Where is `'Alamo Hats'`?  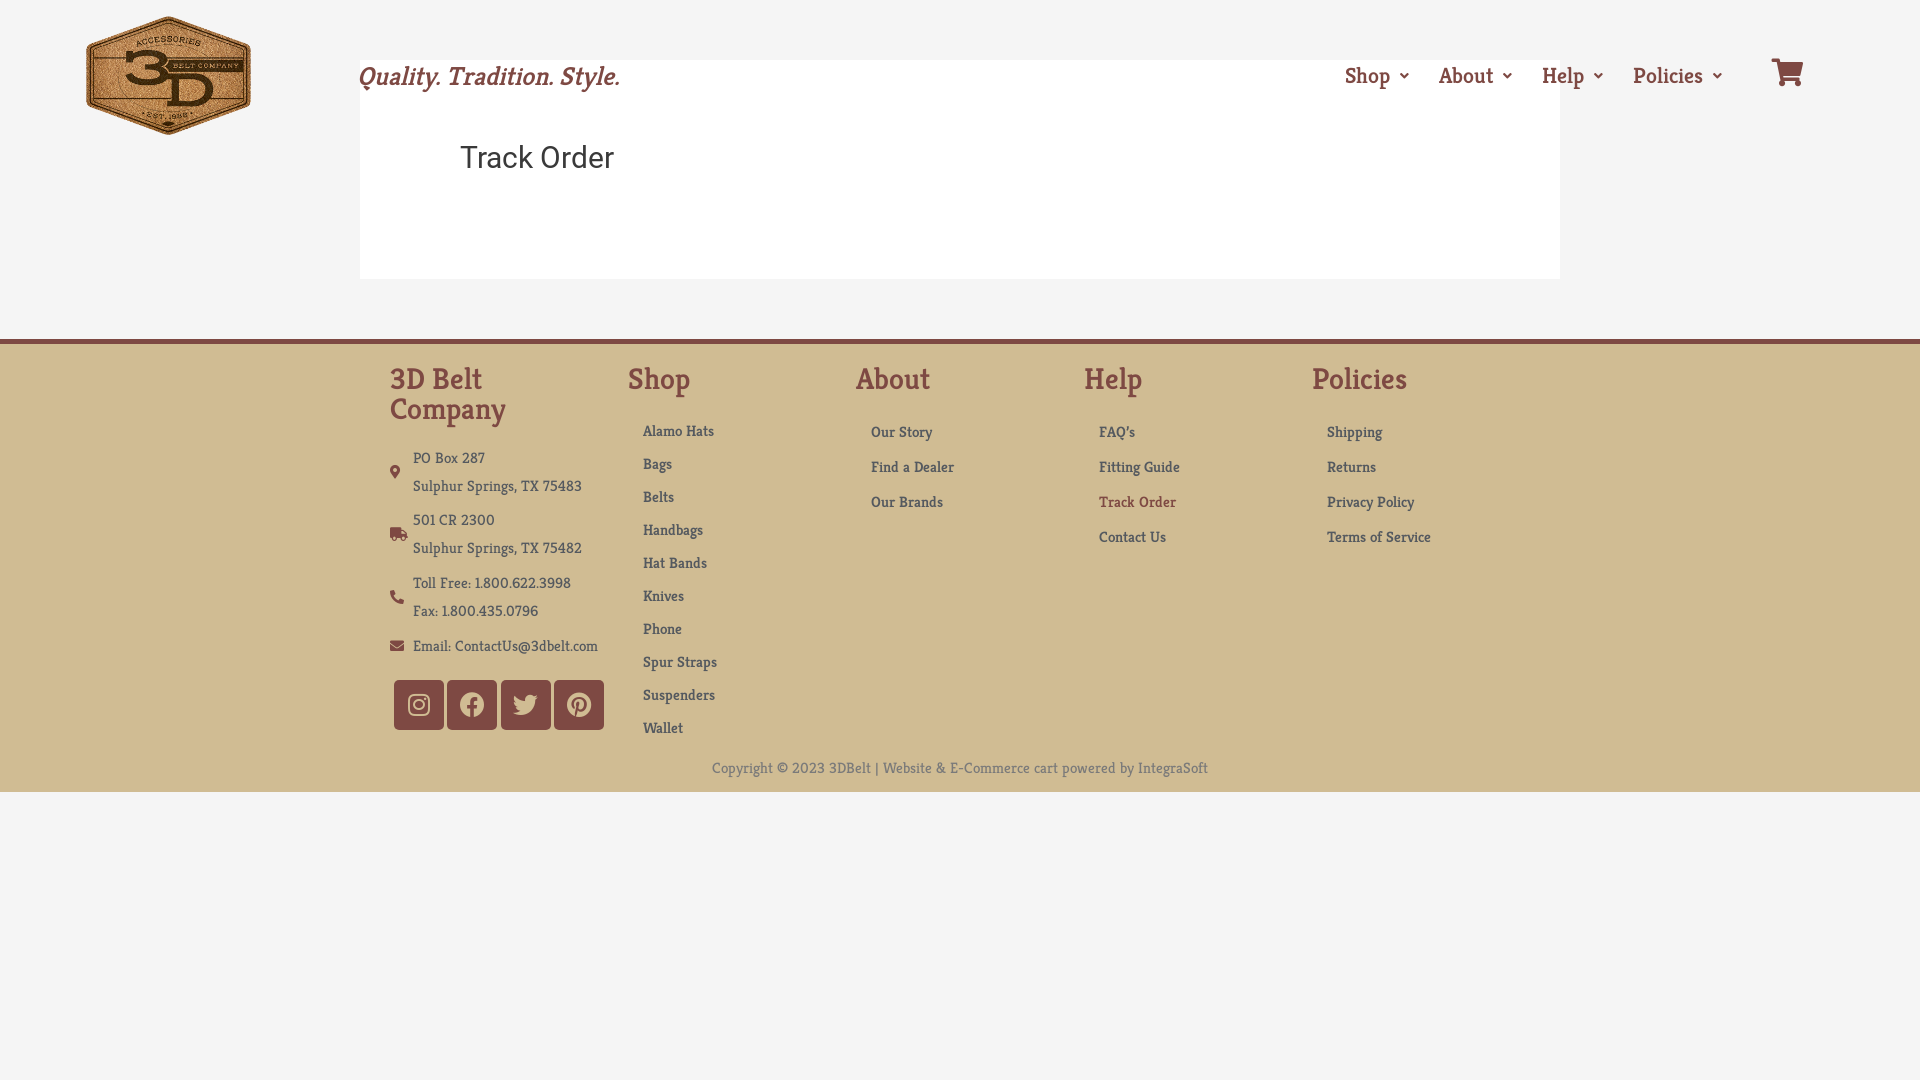
'Alamo Hats' is located at coordinates (730, 429).